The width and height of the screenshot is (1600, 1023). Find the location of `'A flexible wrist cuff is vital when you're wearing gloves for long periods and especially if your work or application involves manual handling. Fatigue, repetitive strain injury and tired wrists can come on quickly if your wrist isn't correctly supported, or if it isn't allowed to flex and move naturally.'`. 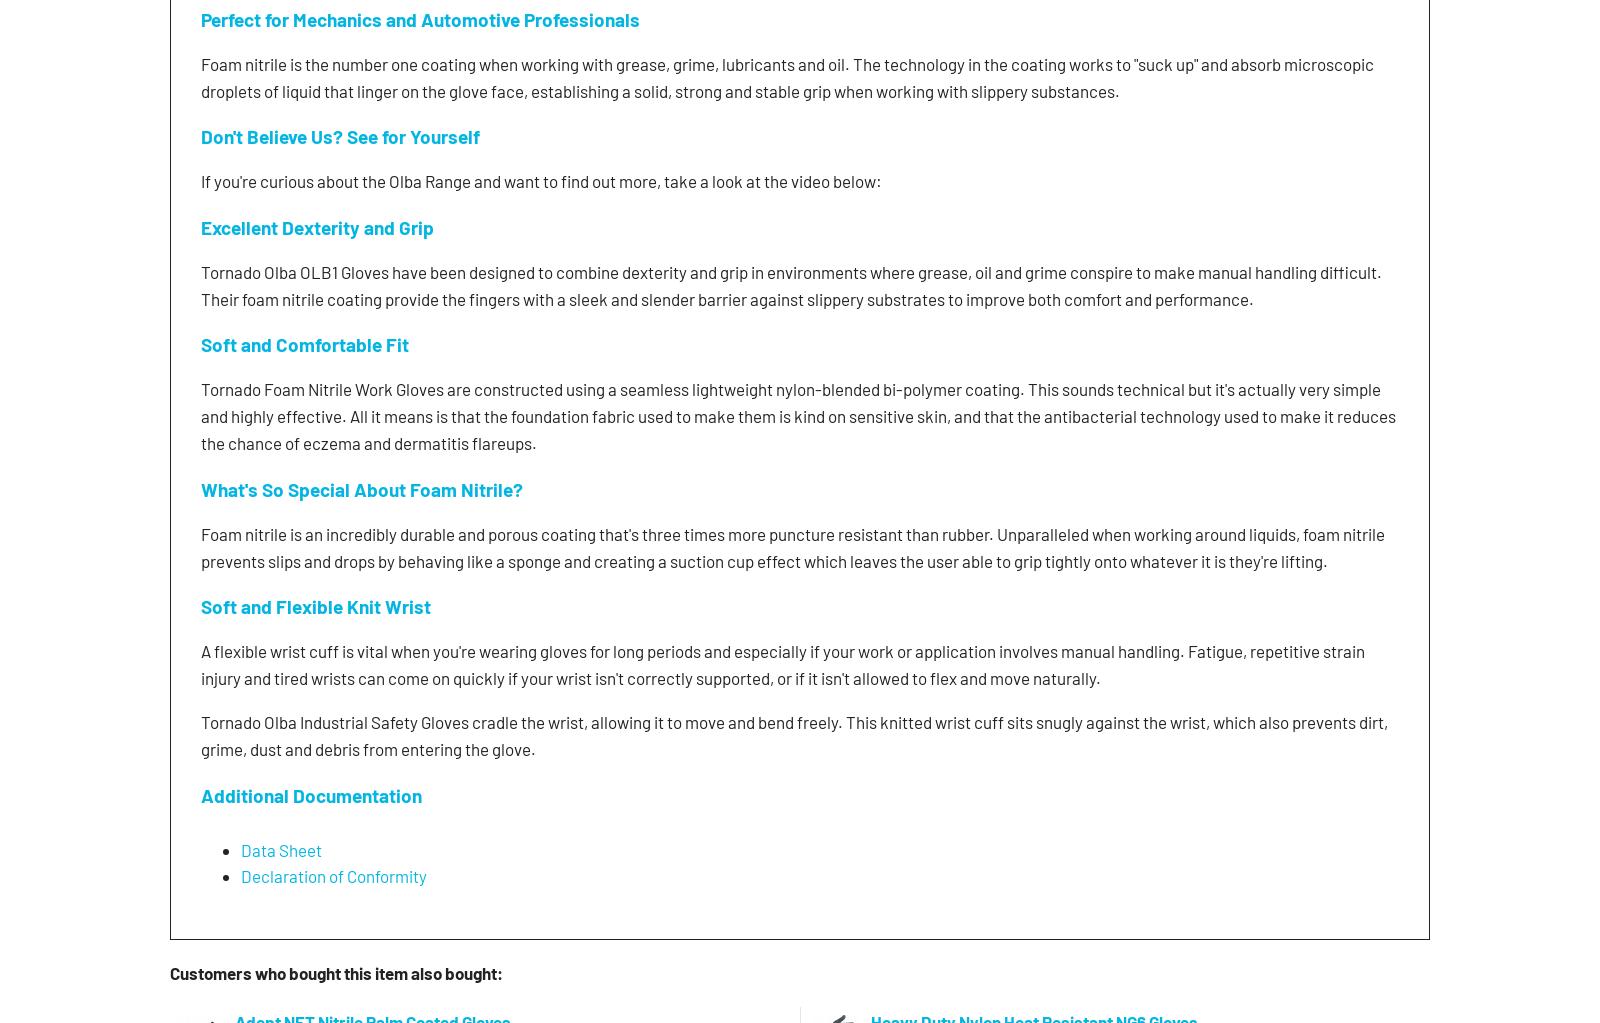

'A flexible wrist cuff is vital when you're wearing gloves for long periods and especially if your work or application involves manual handling. Fatigue, repetitive strain injury and tired wrists can come on quickly if your wrist isn't correctly supported, or if it isn't allowed to flex and move naturally.' is located at coordinates (783, 664).